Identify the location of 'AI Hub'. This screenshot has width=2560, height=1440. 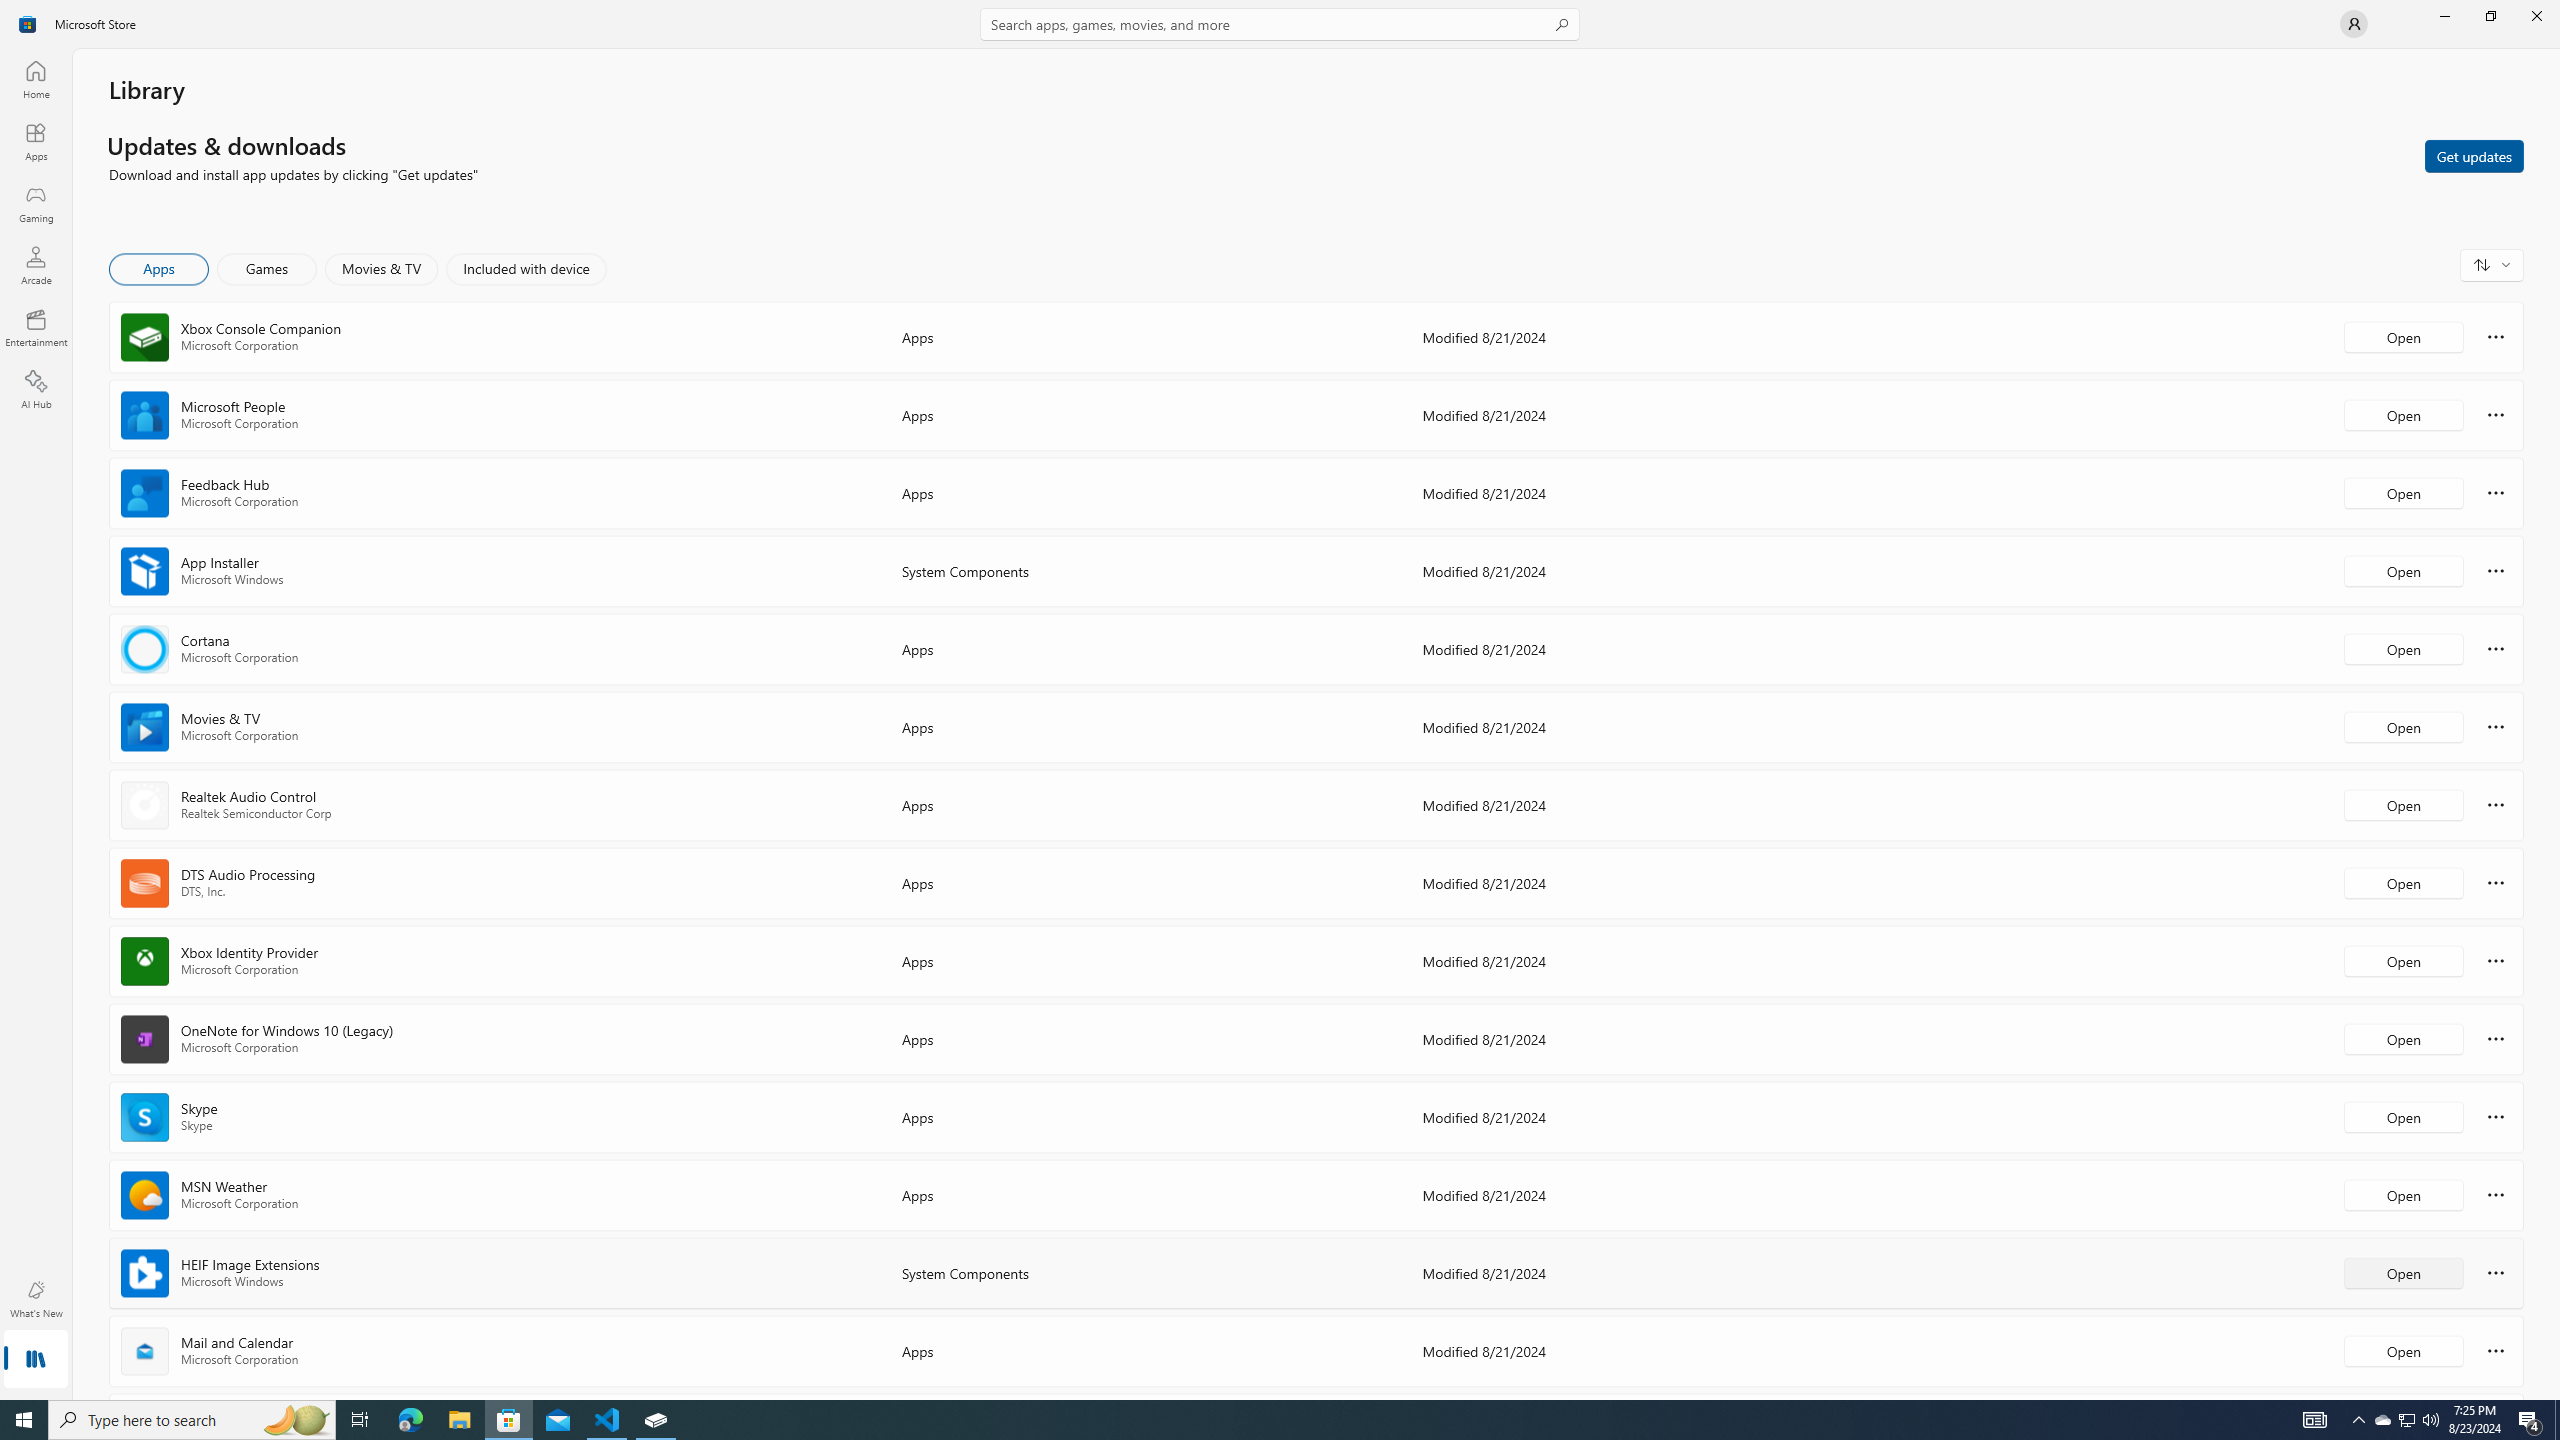
(34, 388).